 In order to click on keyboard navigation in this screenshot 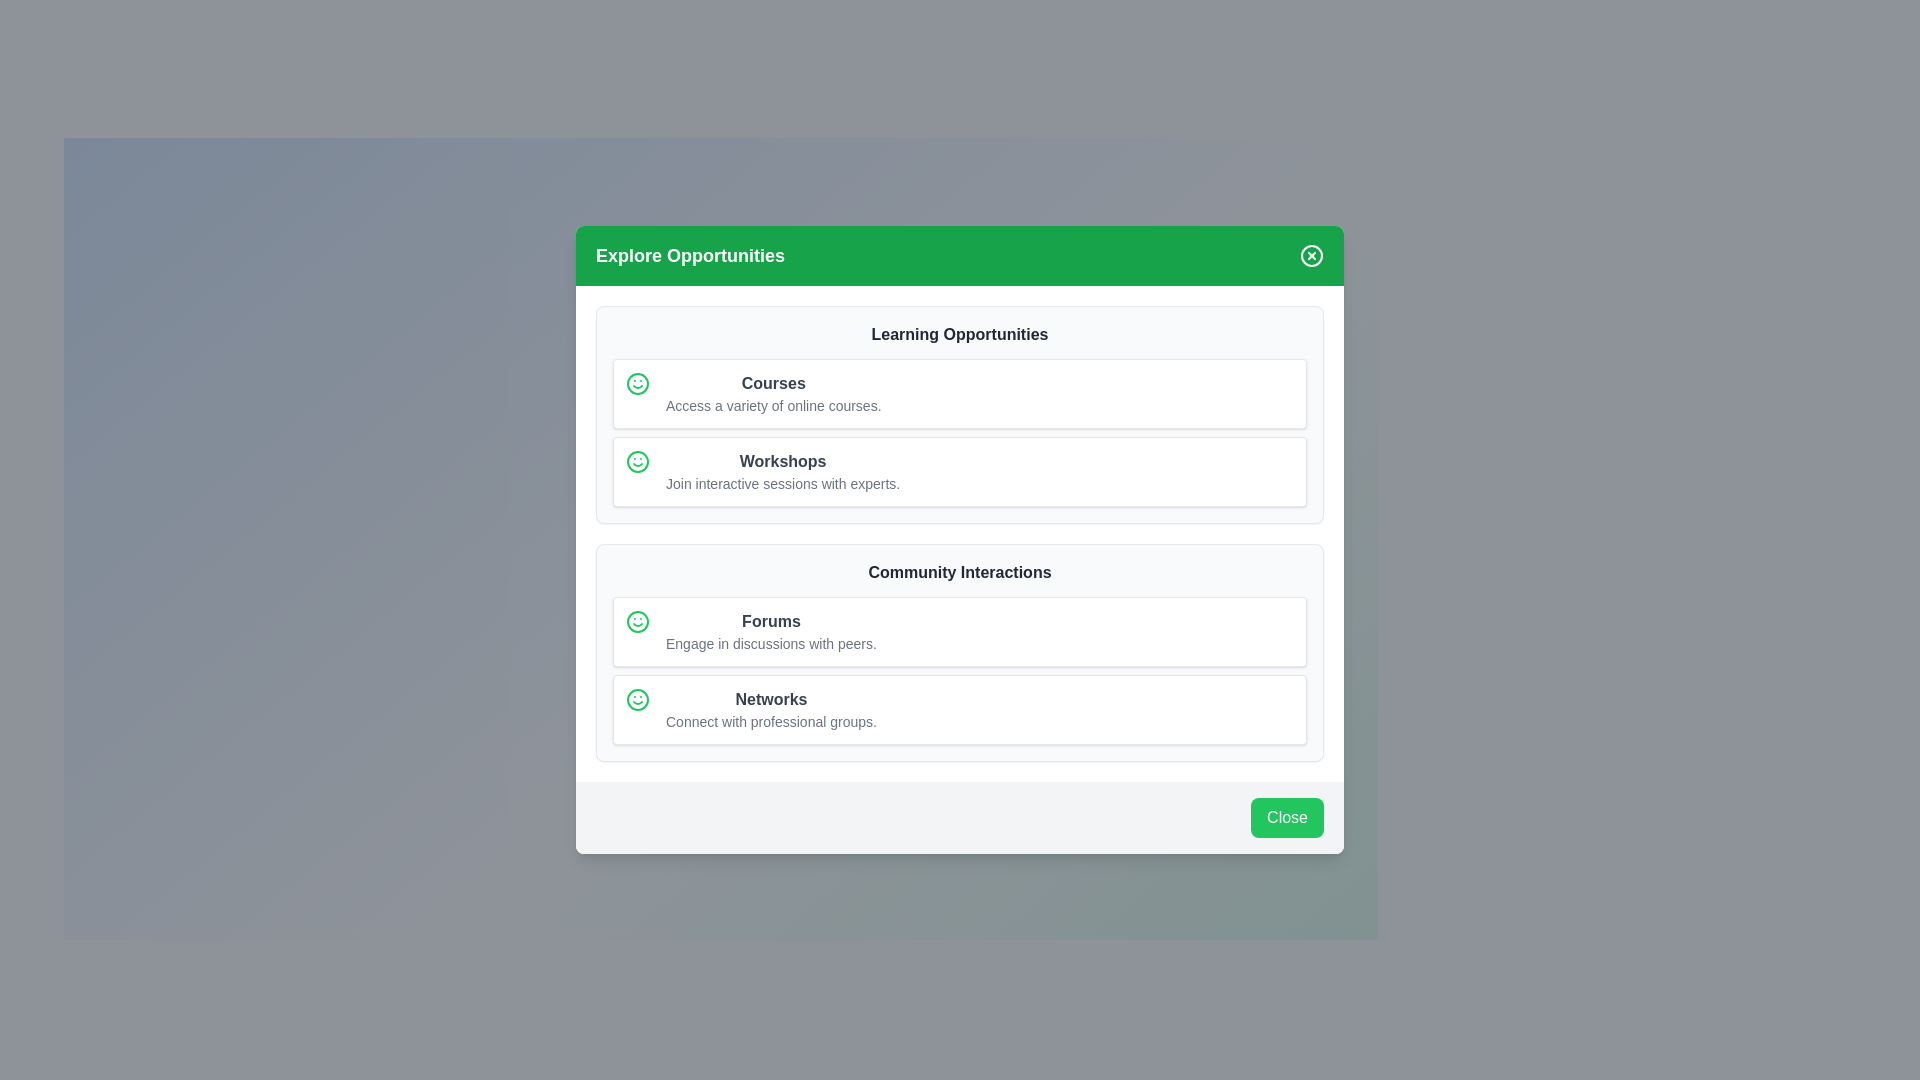, I will do `click(1311, 254)`.